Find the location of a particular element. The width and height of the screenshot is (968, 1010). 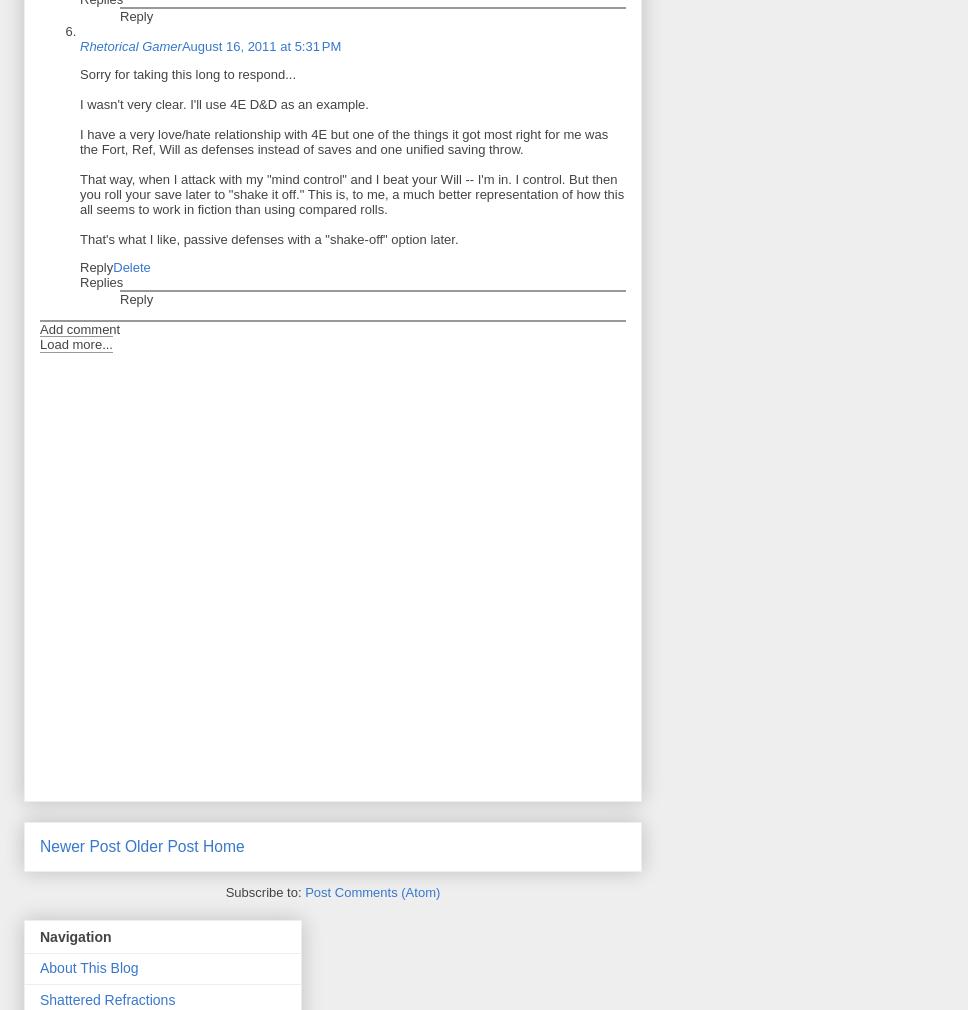

'Shattered Refractions' is located at coordinates (107, 1000).